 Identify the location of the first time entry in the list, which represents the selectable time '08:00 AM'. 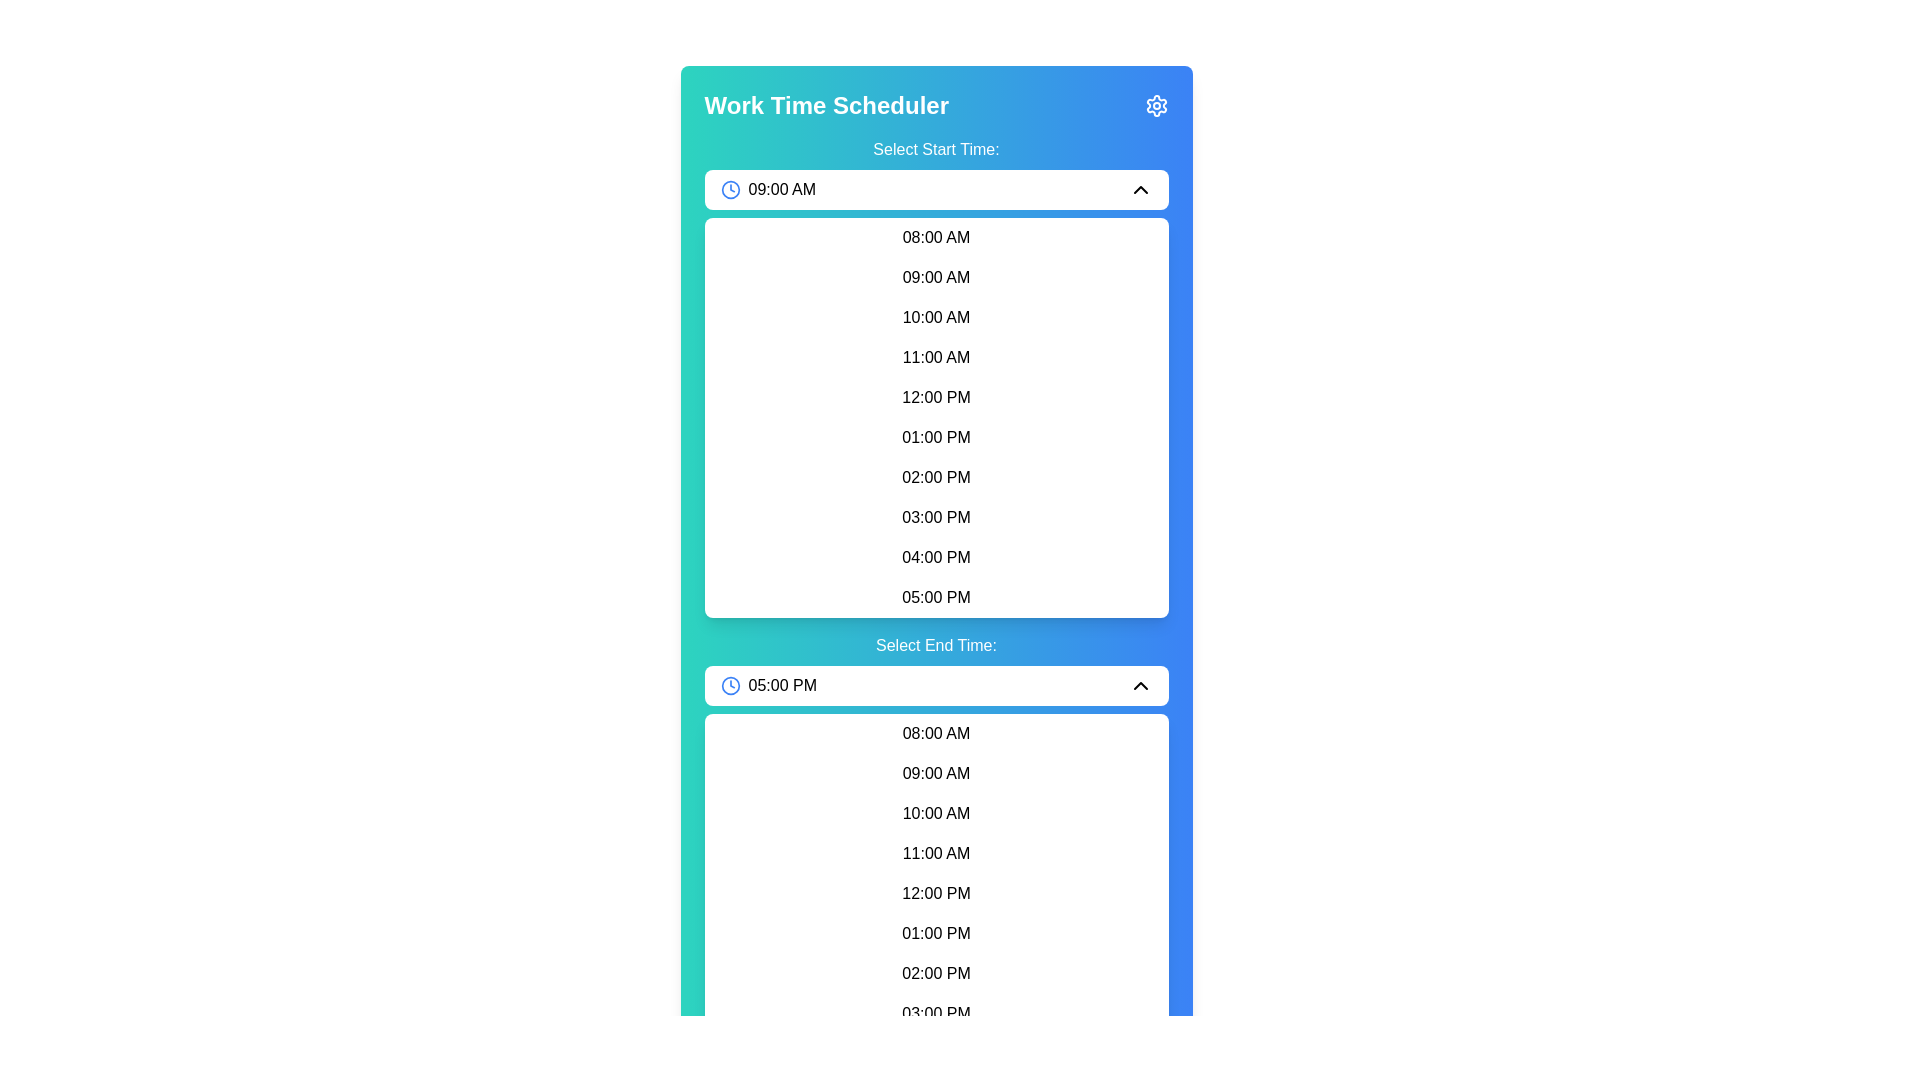
(935, 733).